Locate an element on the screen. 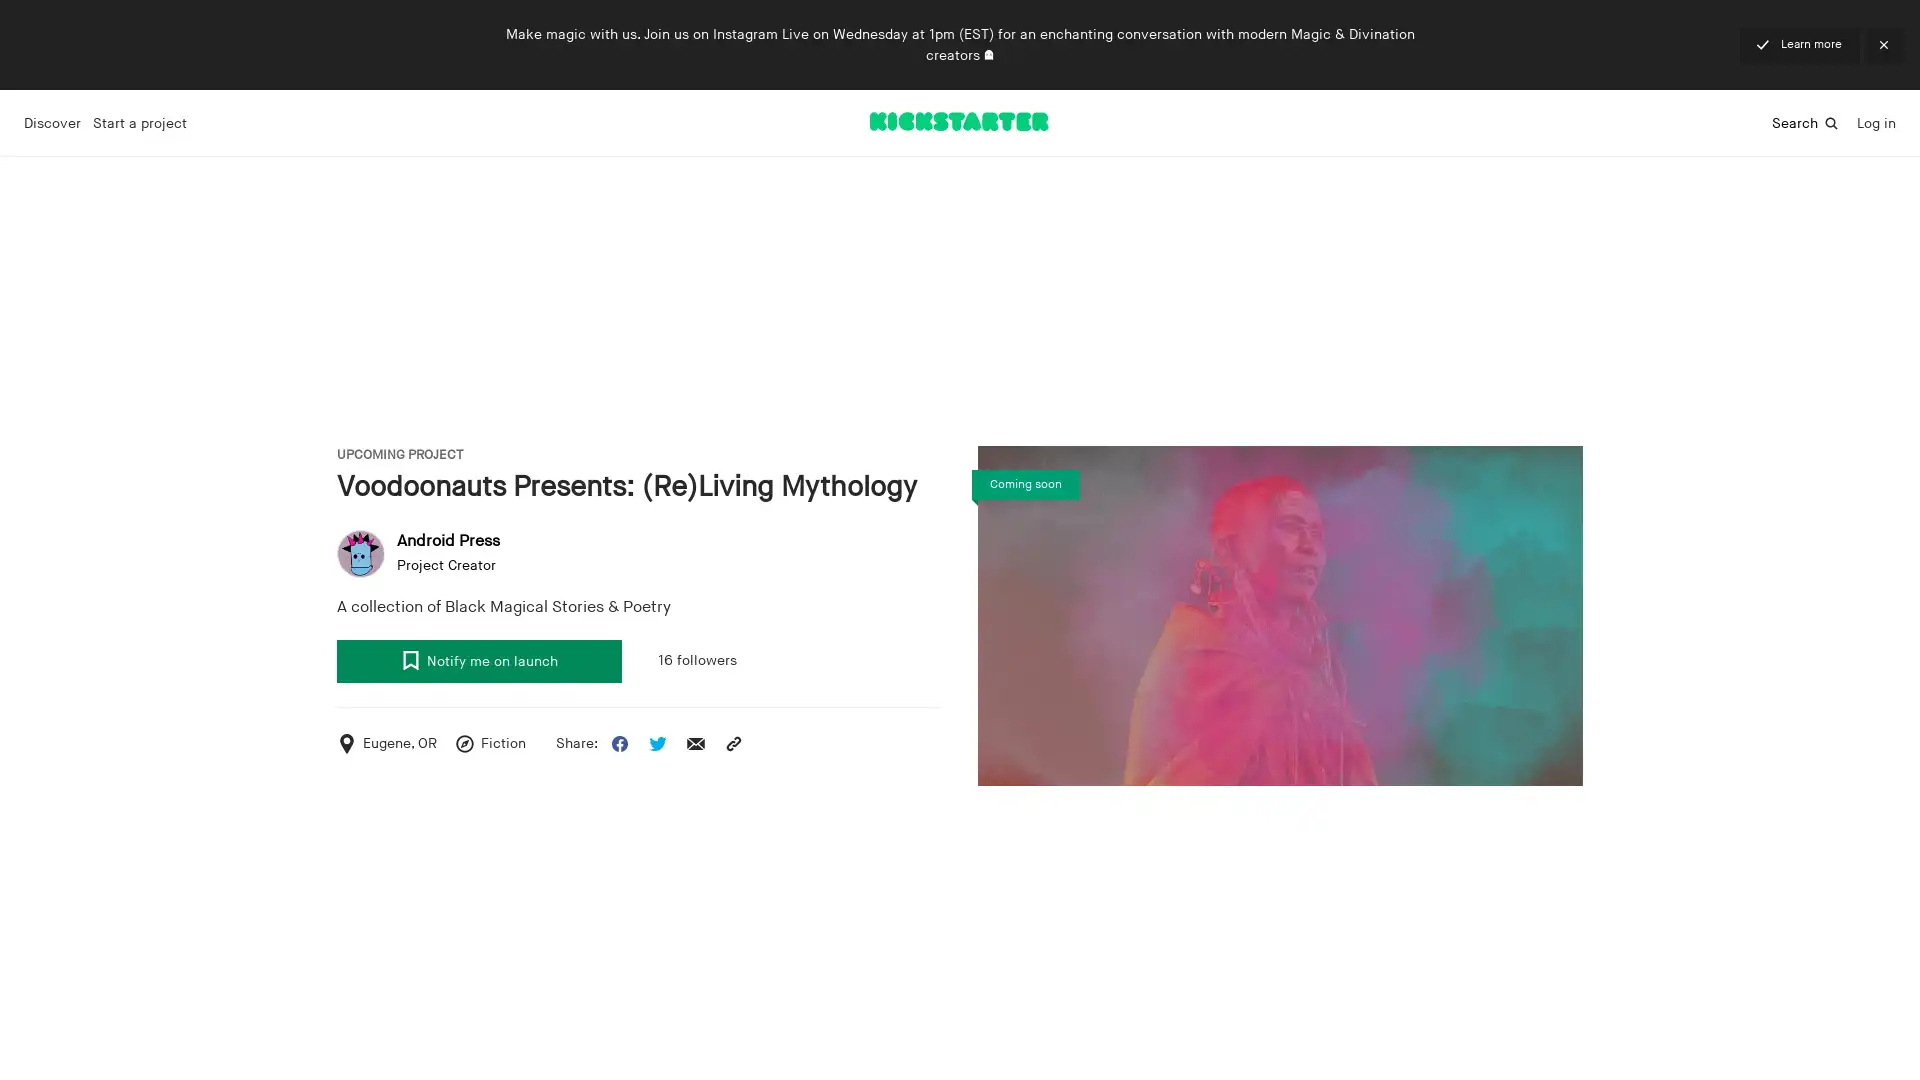  Search is located at coordinates (1805, 122).